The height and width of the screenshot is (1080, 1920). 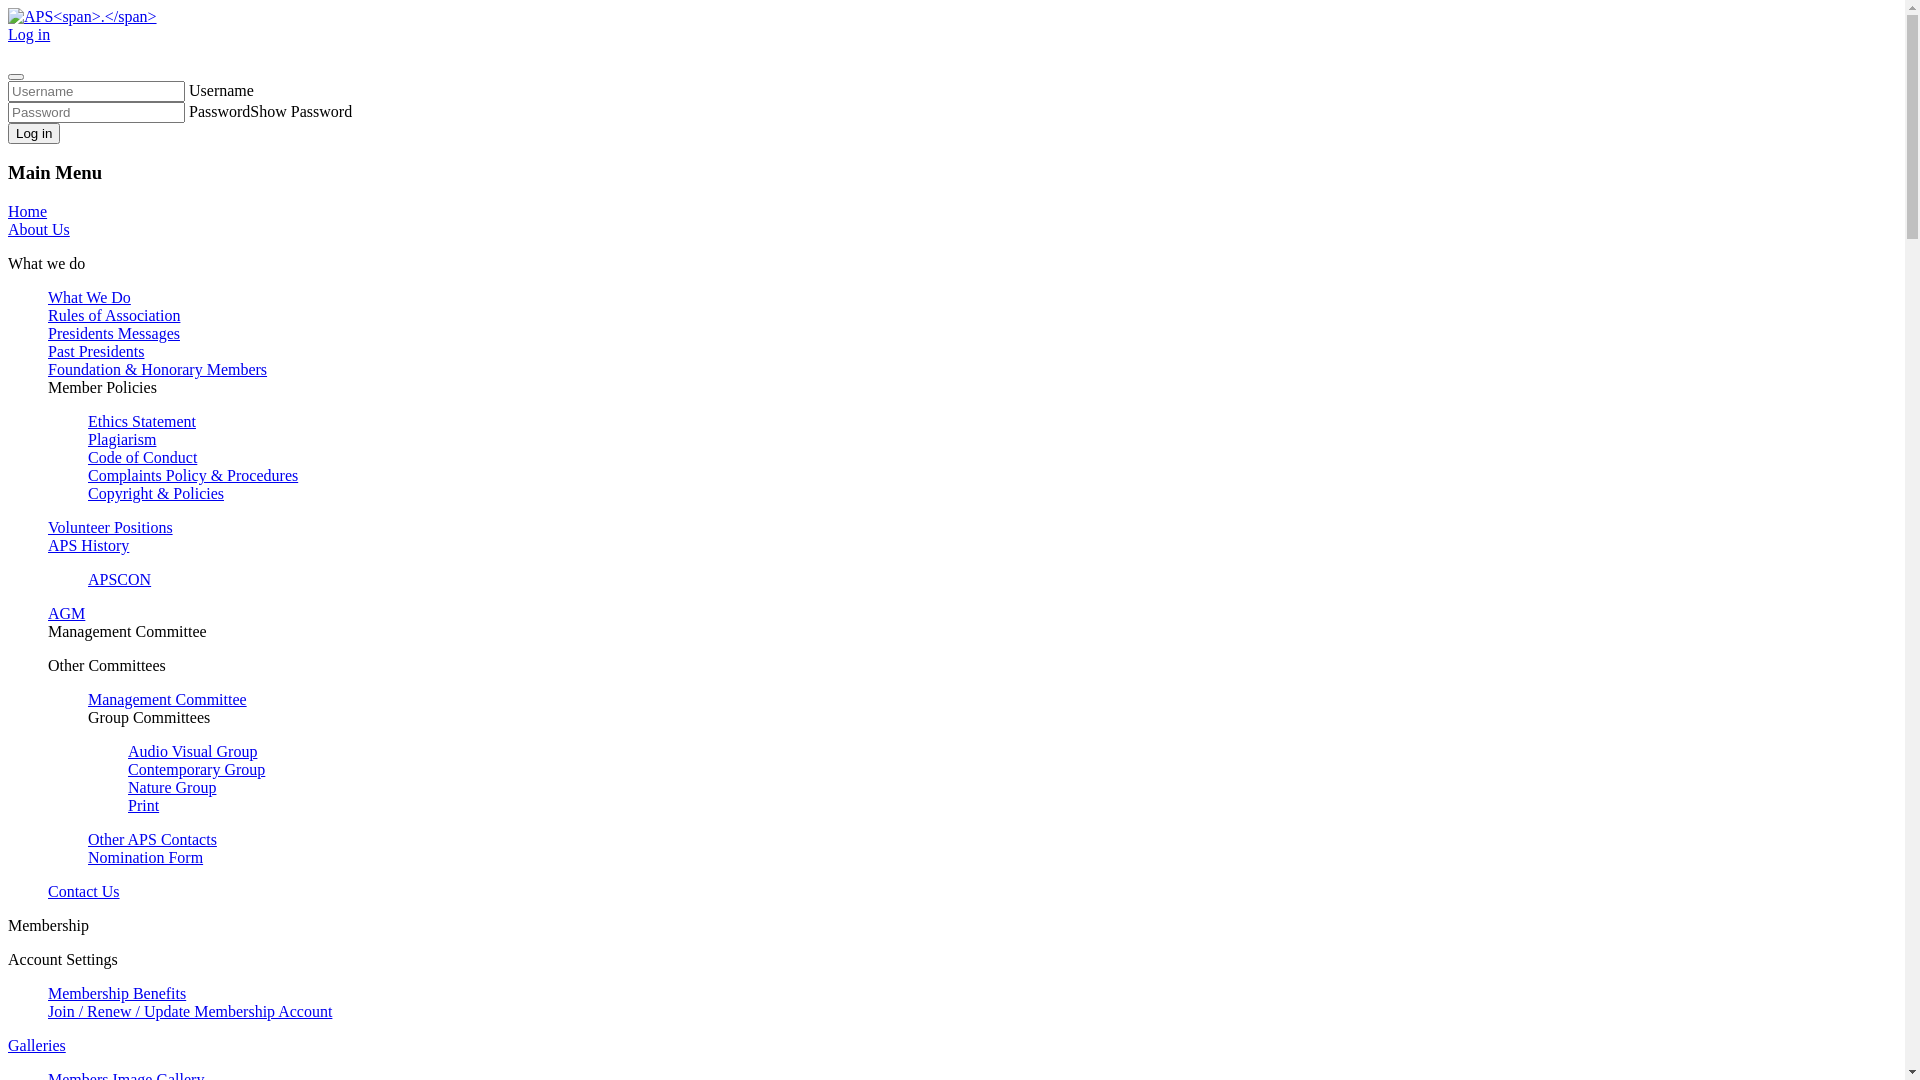 I want to click on 'Join / Renew / Update Membership Account', so click(x=190, y=1011).